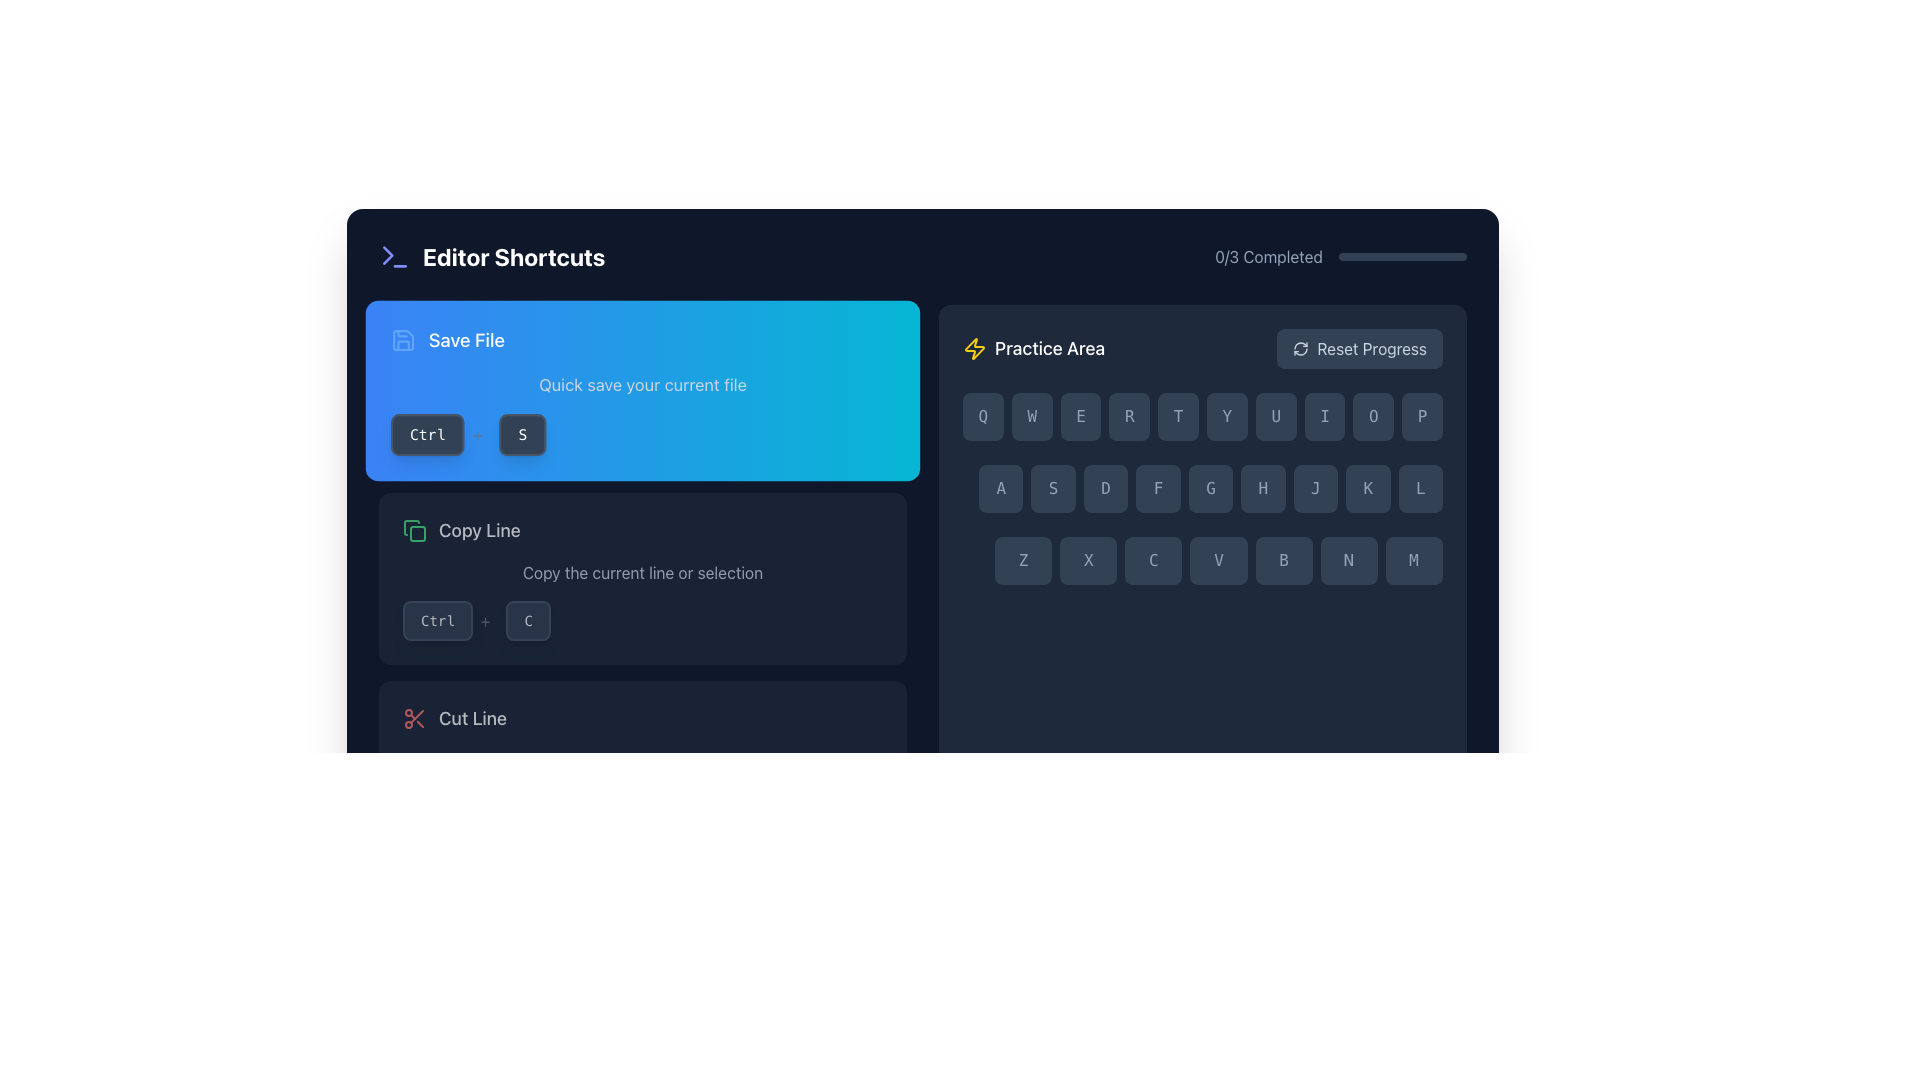 Image resolution: width=1920 pixels, height=1080 pixels. What do you see at coordinates (1268, 256) in the screenshot?
I see `the Static Text Display showing '0/3 Completed'` at bounding box center [1268, 256].